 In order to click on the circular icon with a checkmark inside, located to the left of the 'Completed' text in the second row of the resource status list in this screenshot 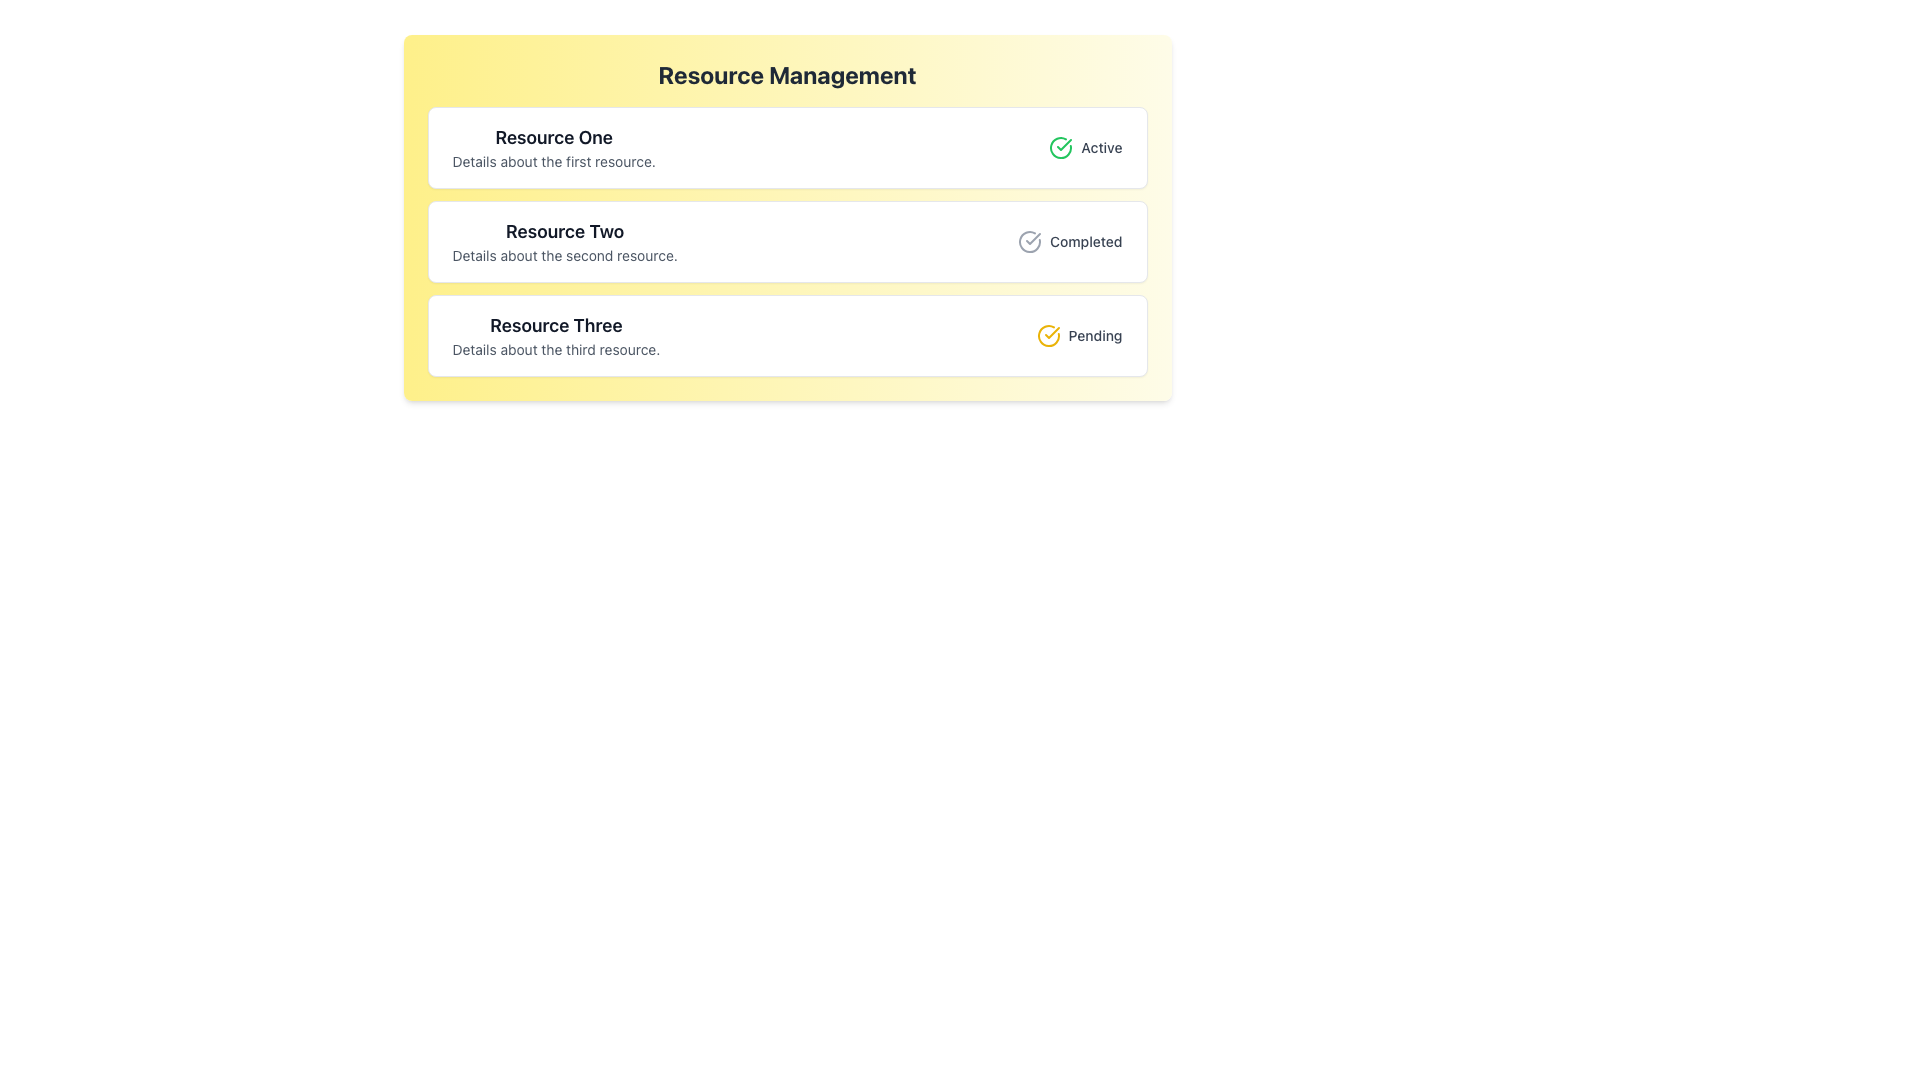, I will do `click(1030, 241)`.